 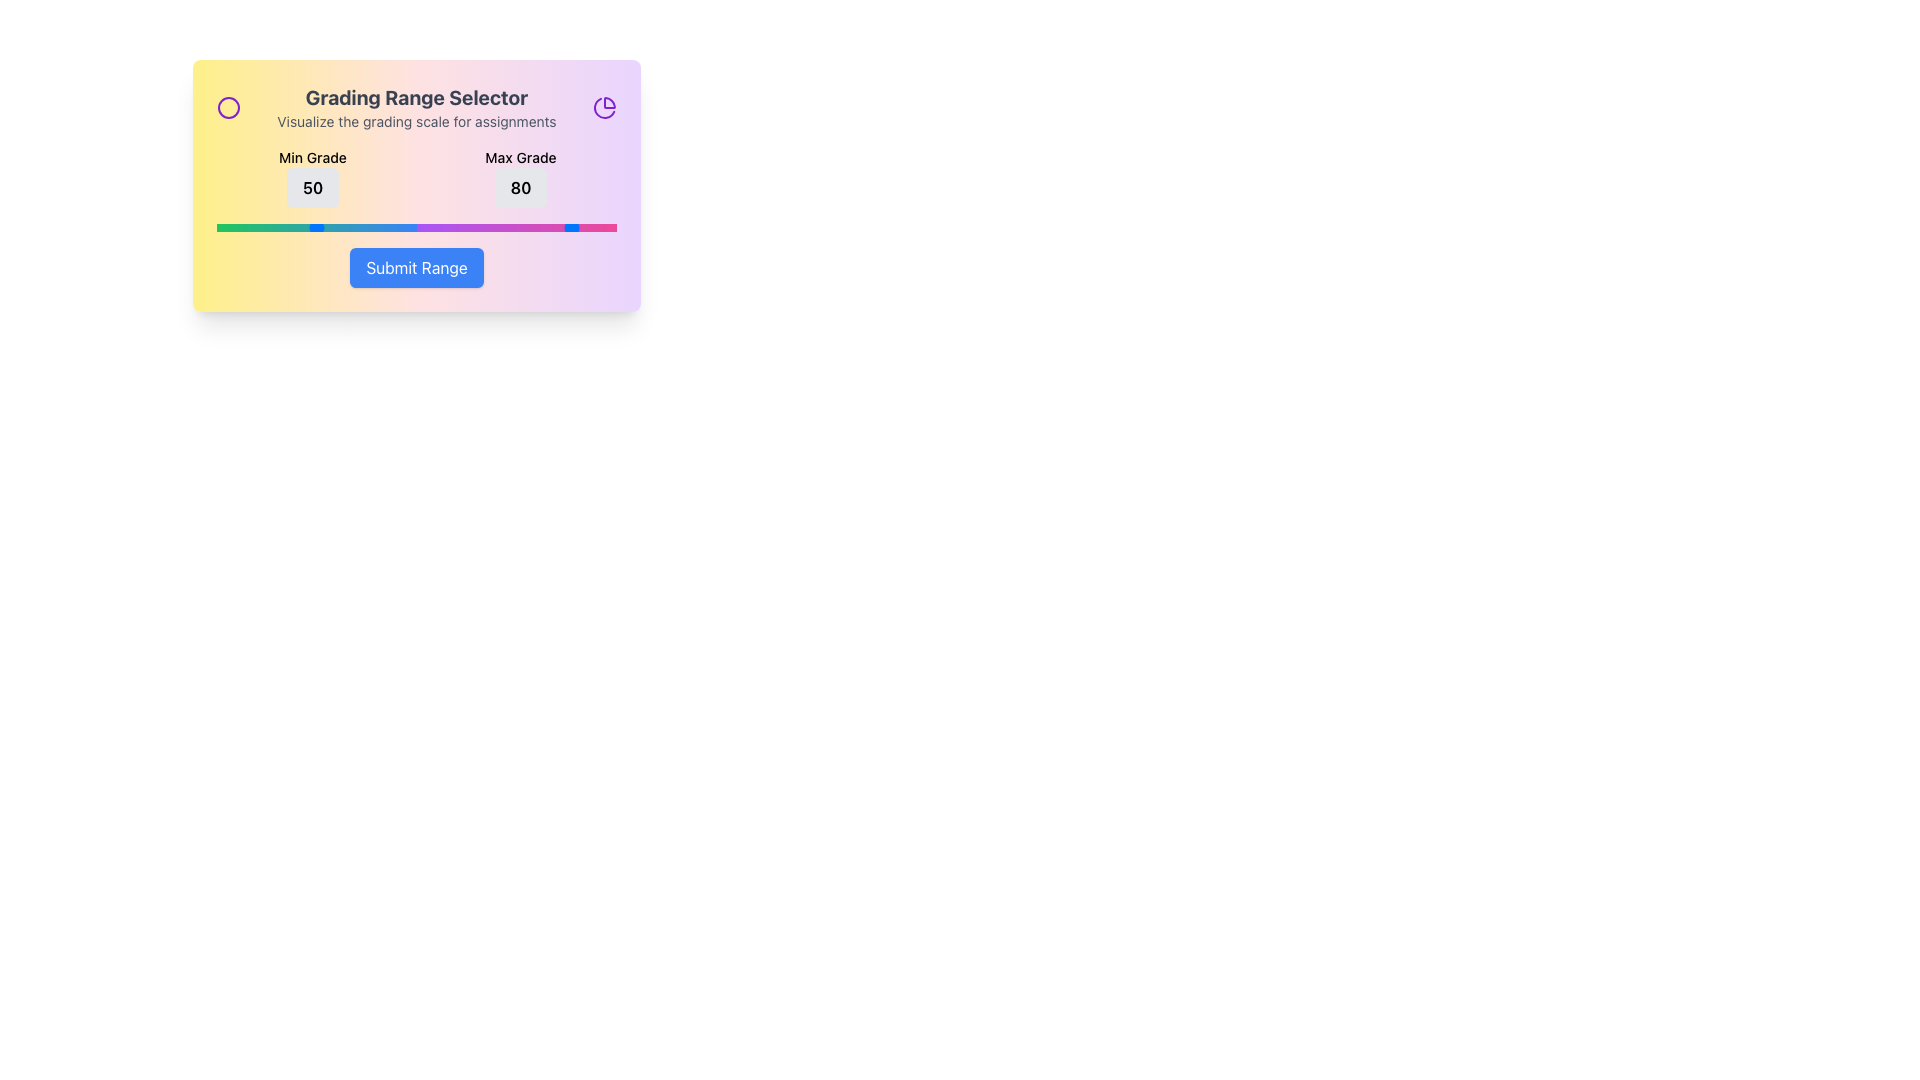 I want to click on the slider value, so click(x=499, y=226).